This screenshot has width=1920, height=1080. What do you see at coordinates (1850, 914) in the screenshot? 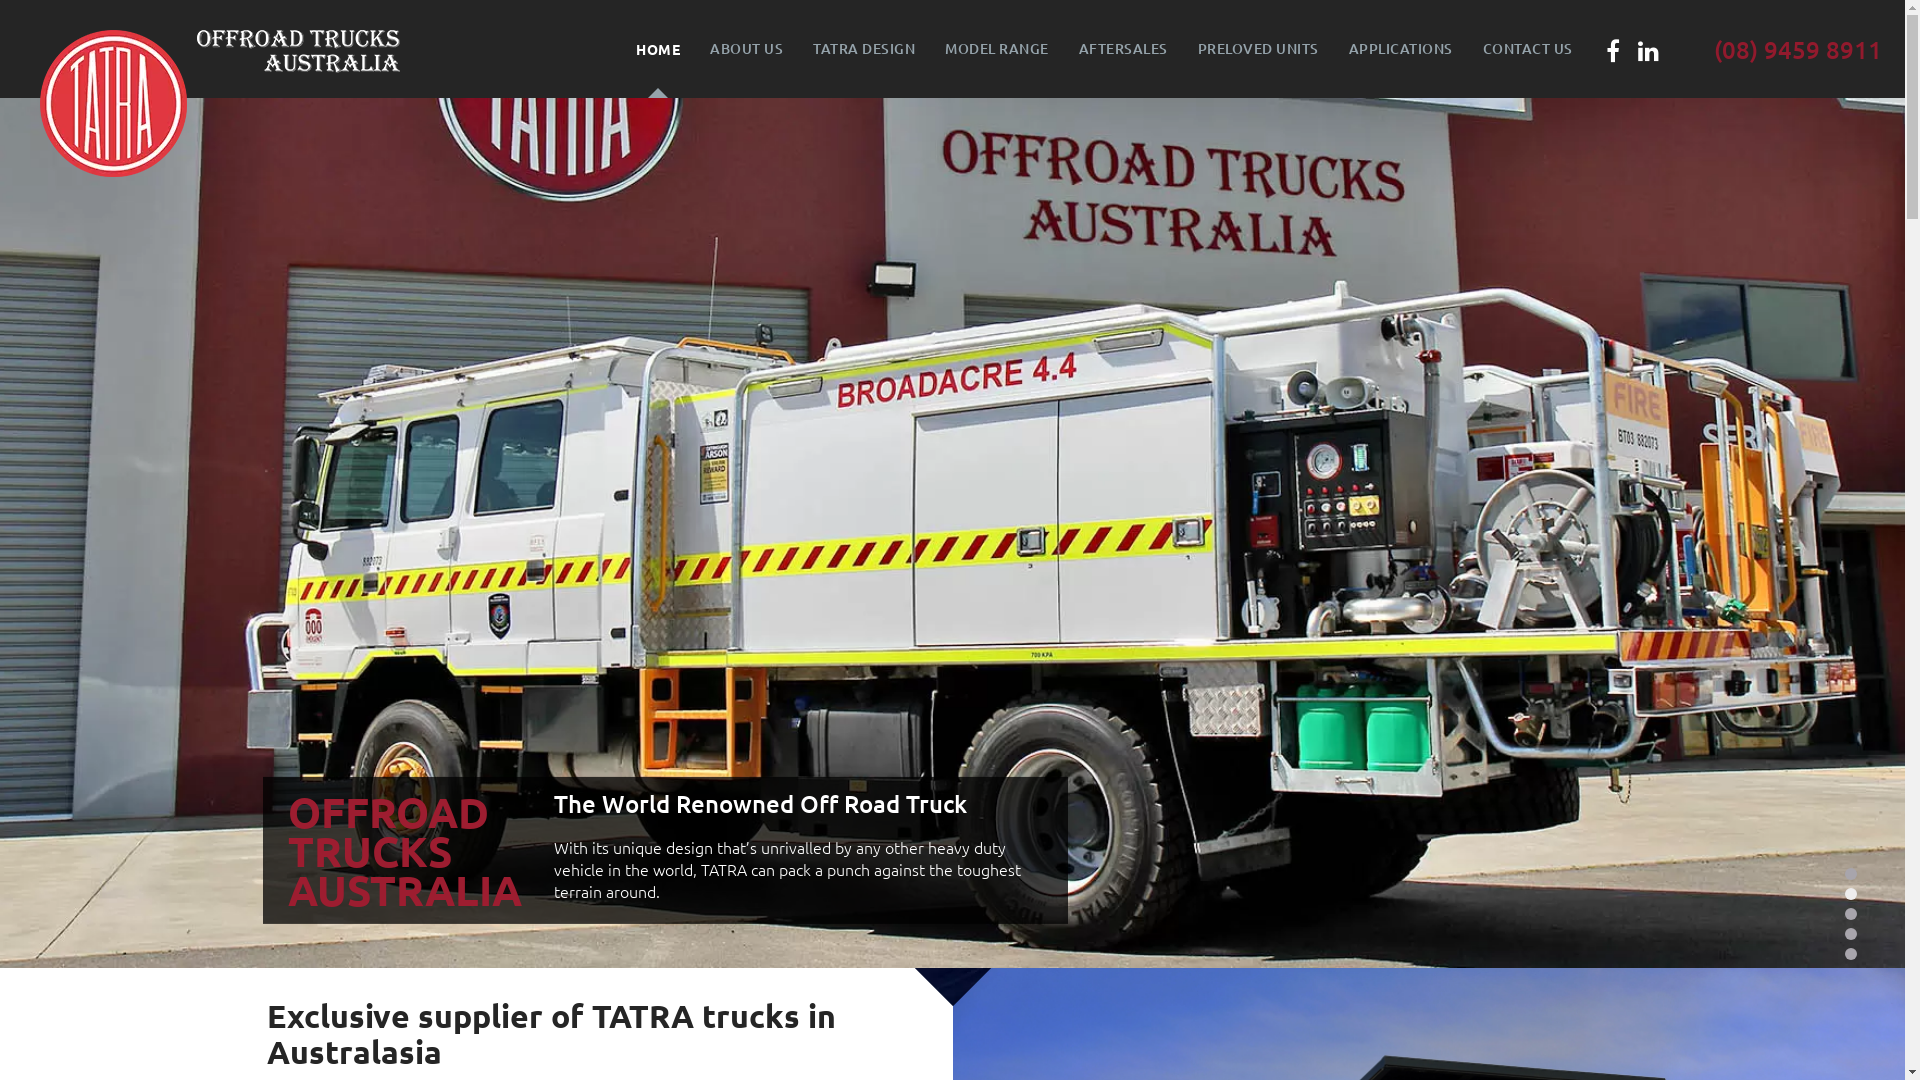
I see `'3'` at bounding box center [1850, 914].